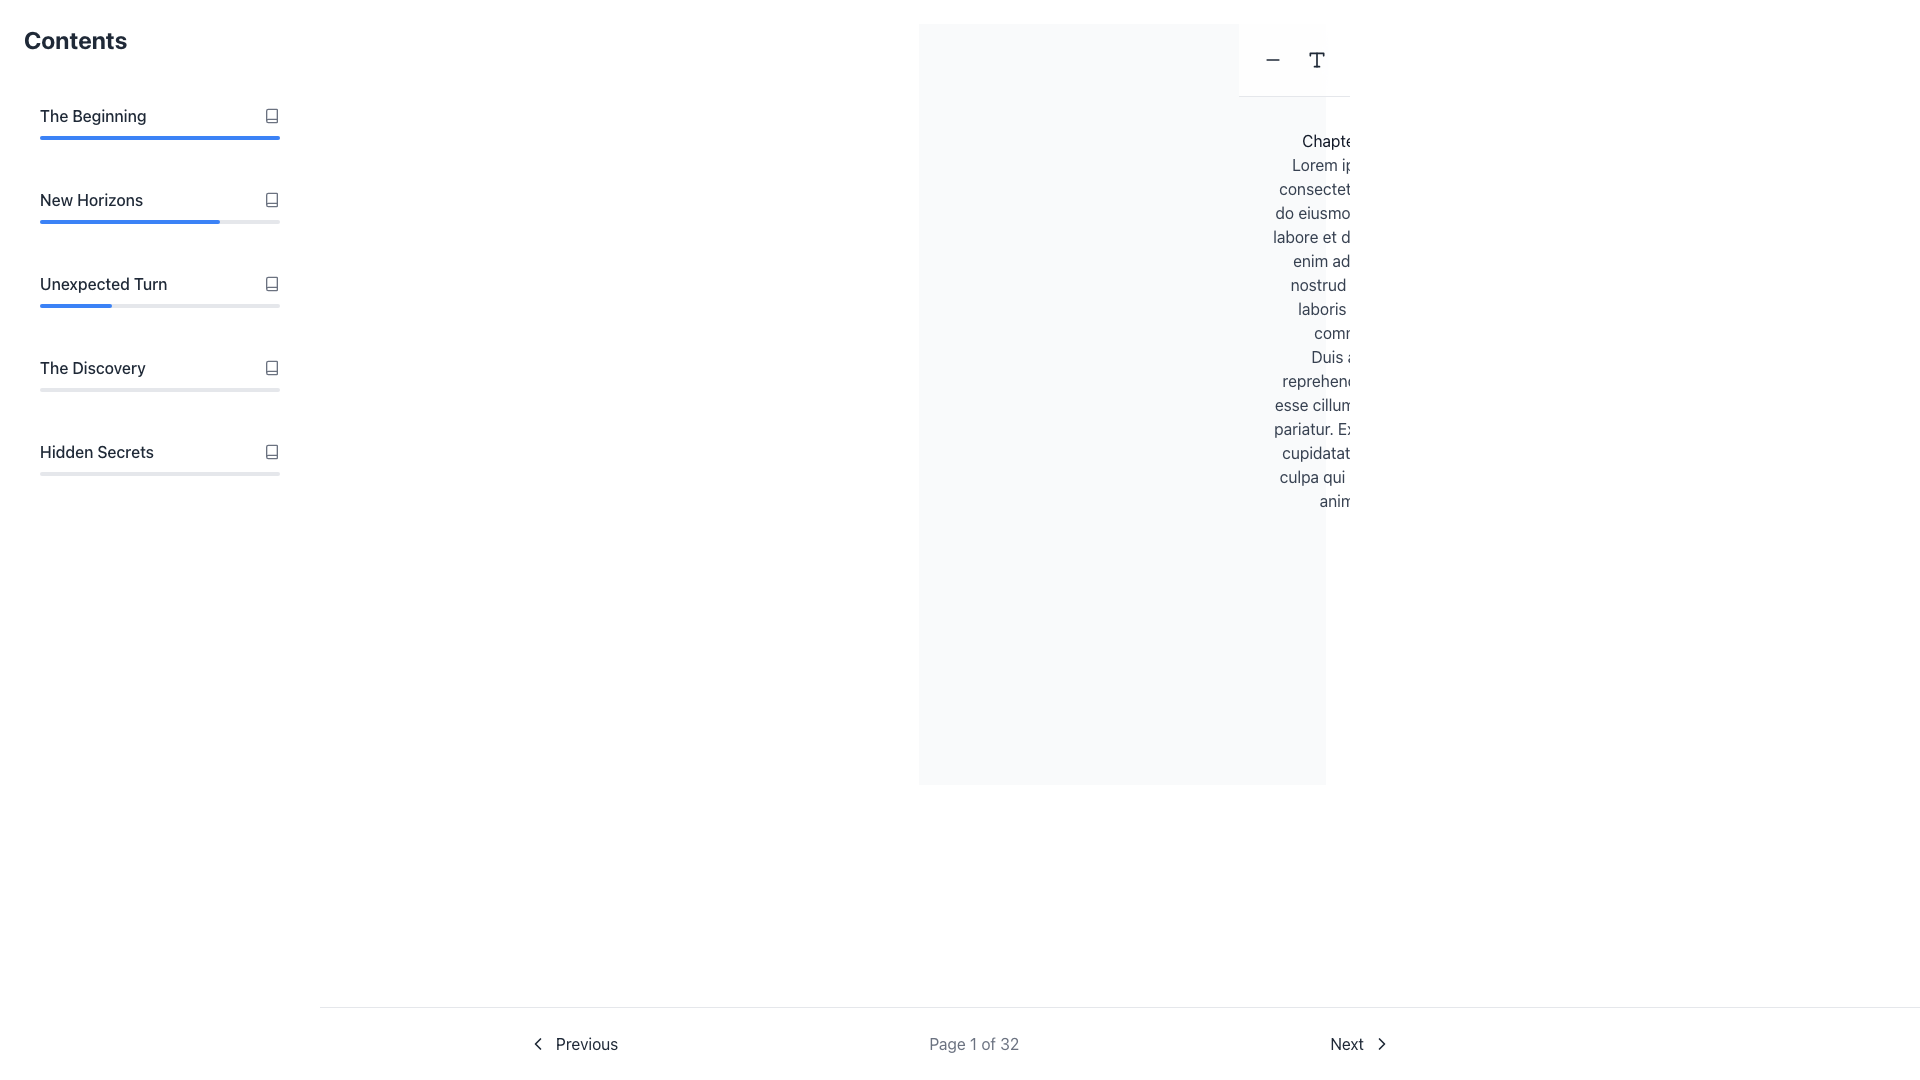 Image resolution: width=1920 pixels, height=1080 pixels. I want to click on the icon element resembling a book, which is located immediately to the right of the text labeled 'The Beginning' in the content section, so click(271, 115).